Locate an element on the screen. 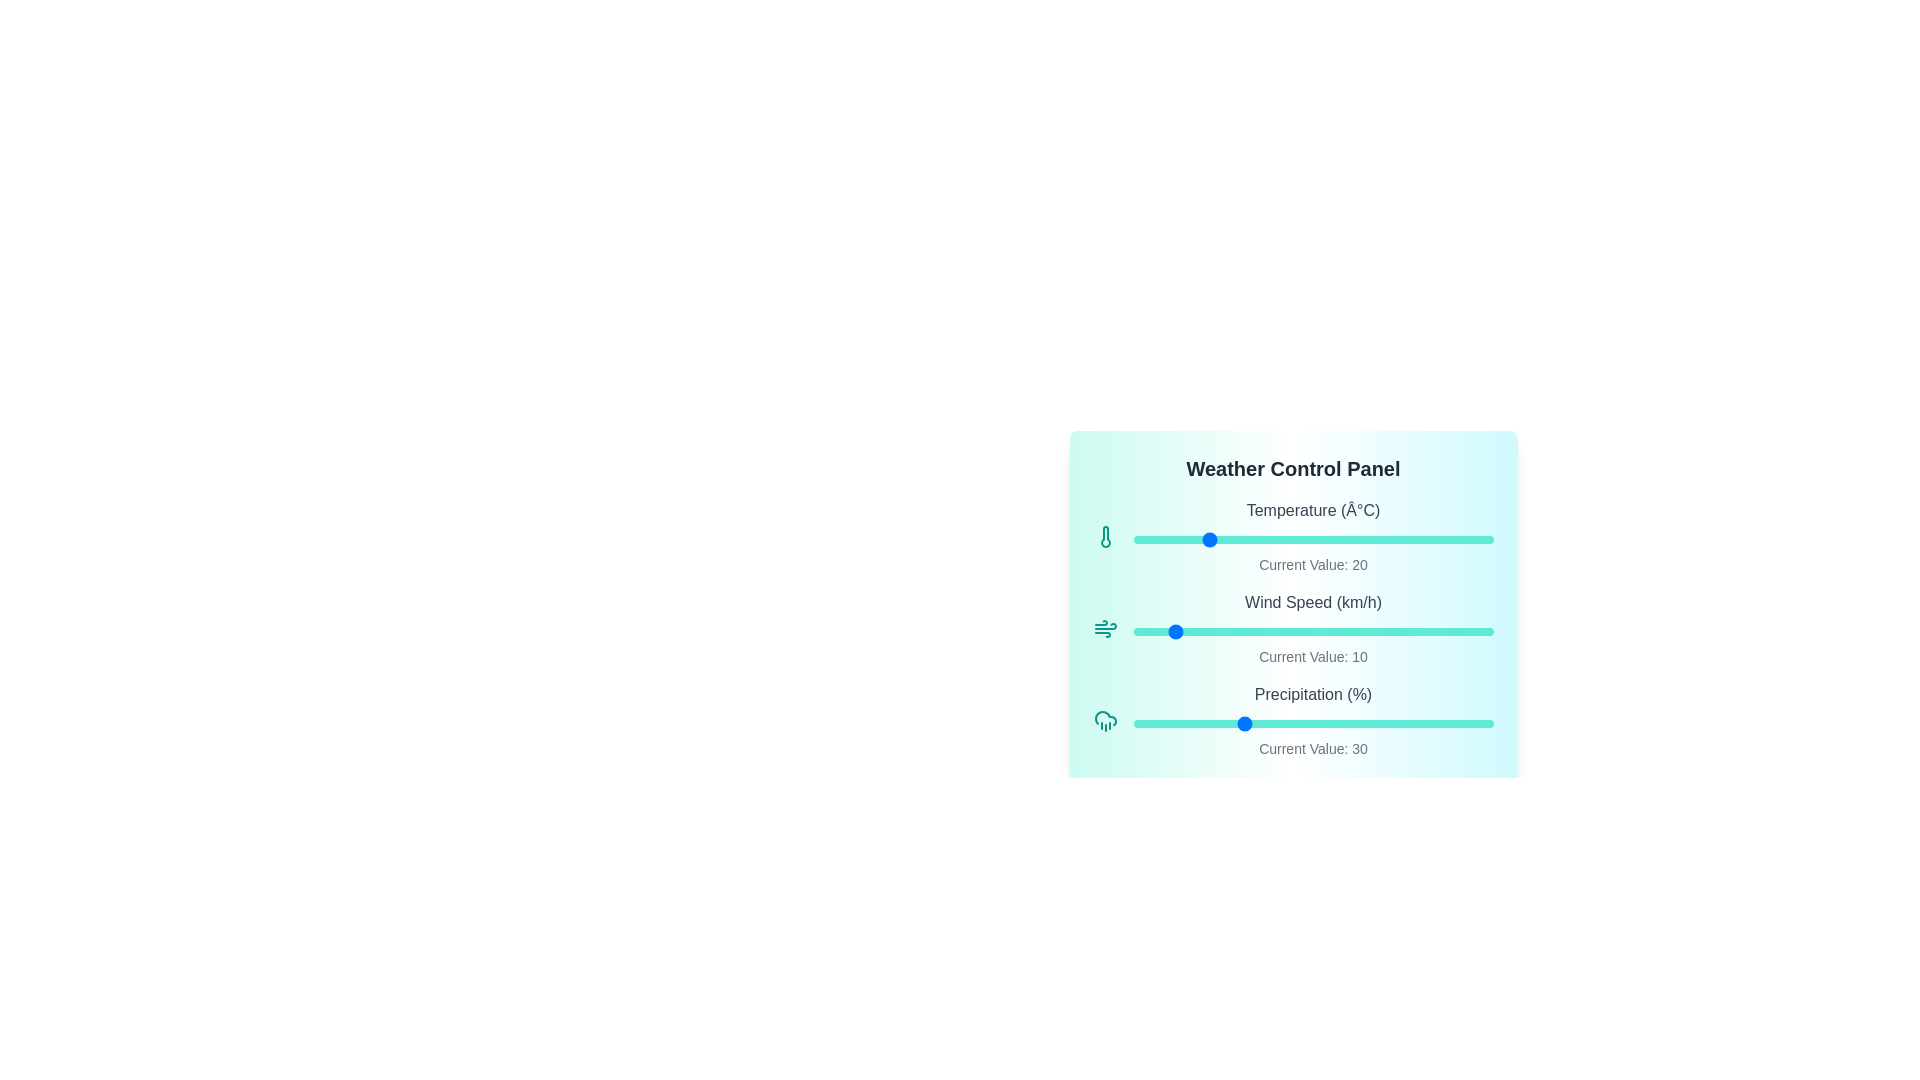  the temperature slider to set the temperature to 91 degrees is located at coordinates (1461, 540).